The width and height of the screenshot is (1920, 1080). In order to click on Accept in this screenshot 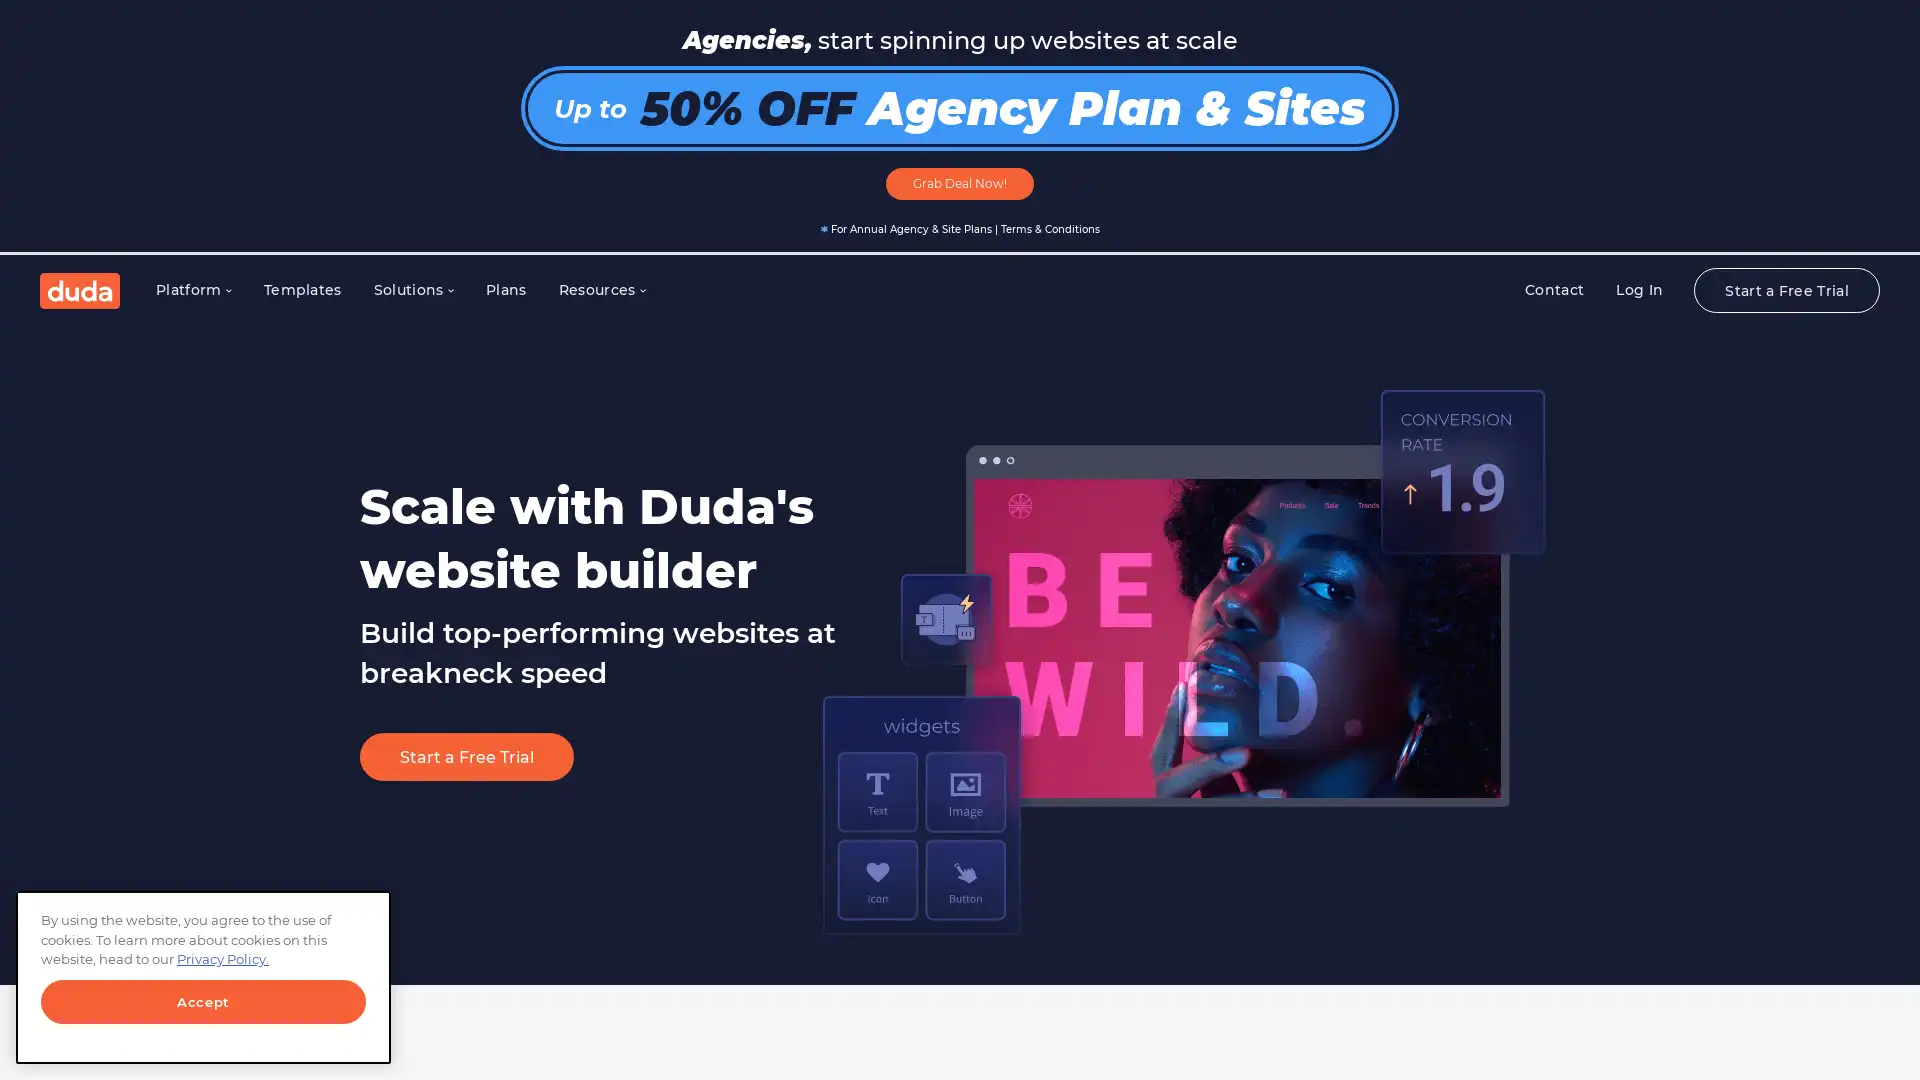, I will do `click(203, 1002)`.